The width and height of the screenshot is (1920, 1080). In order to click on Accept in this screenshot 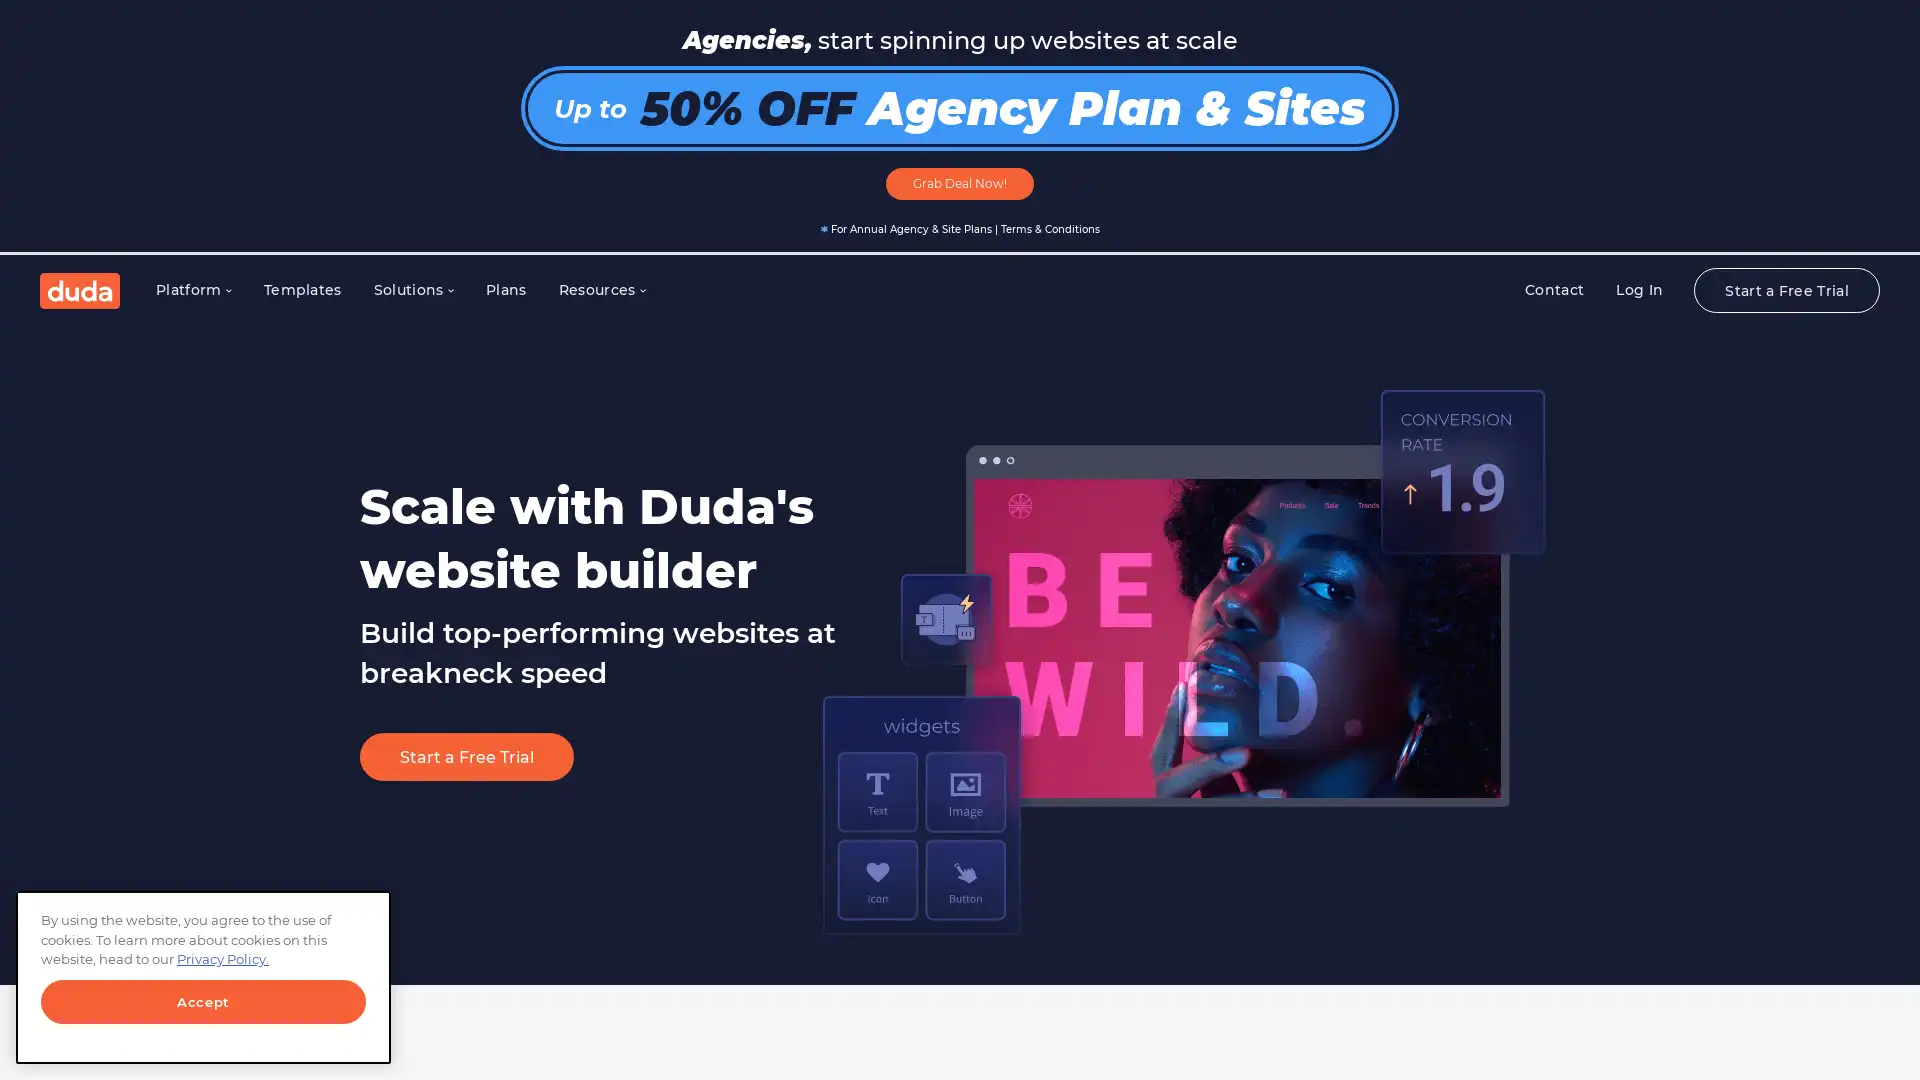, I will do `click(203, 1002)`.